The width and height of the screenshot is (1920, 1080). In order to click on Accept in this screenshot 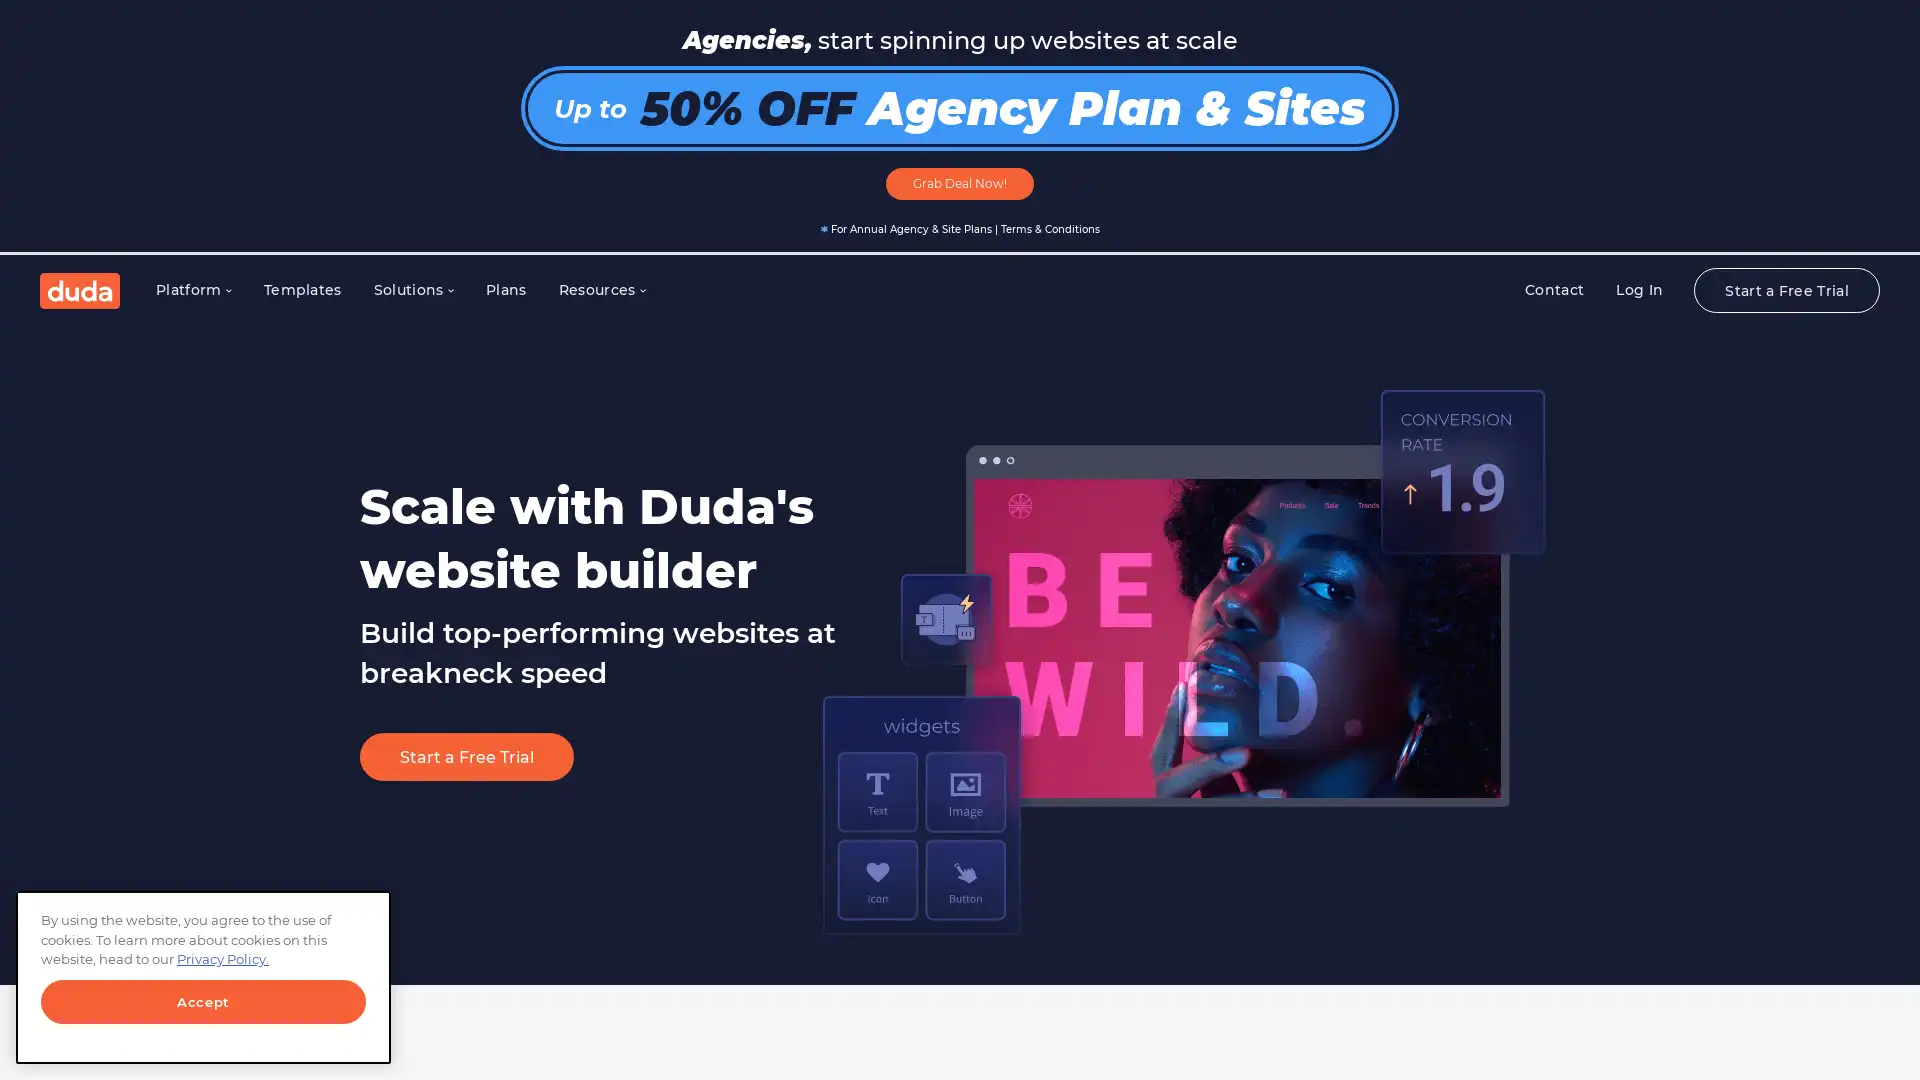, I will do `click(203, 1002)`.